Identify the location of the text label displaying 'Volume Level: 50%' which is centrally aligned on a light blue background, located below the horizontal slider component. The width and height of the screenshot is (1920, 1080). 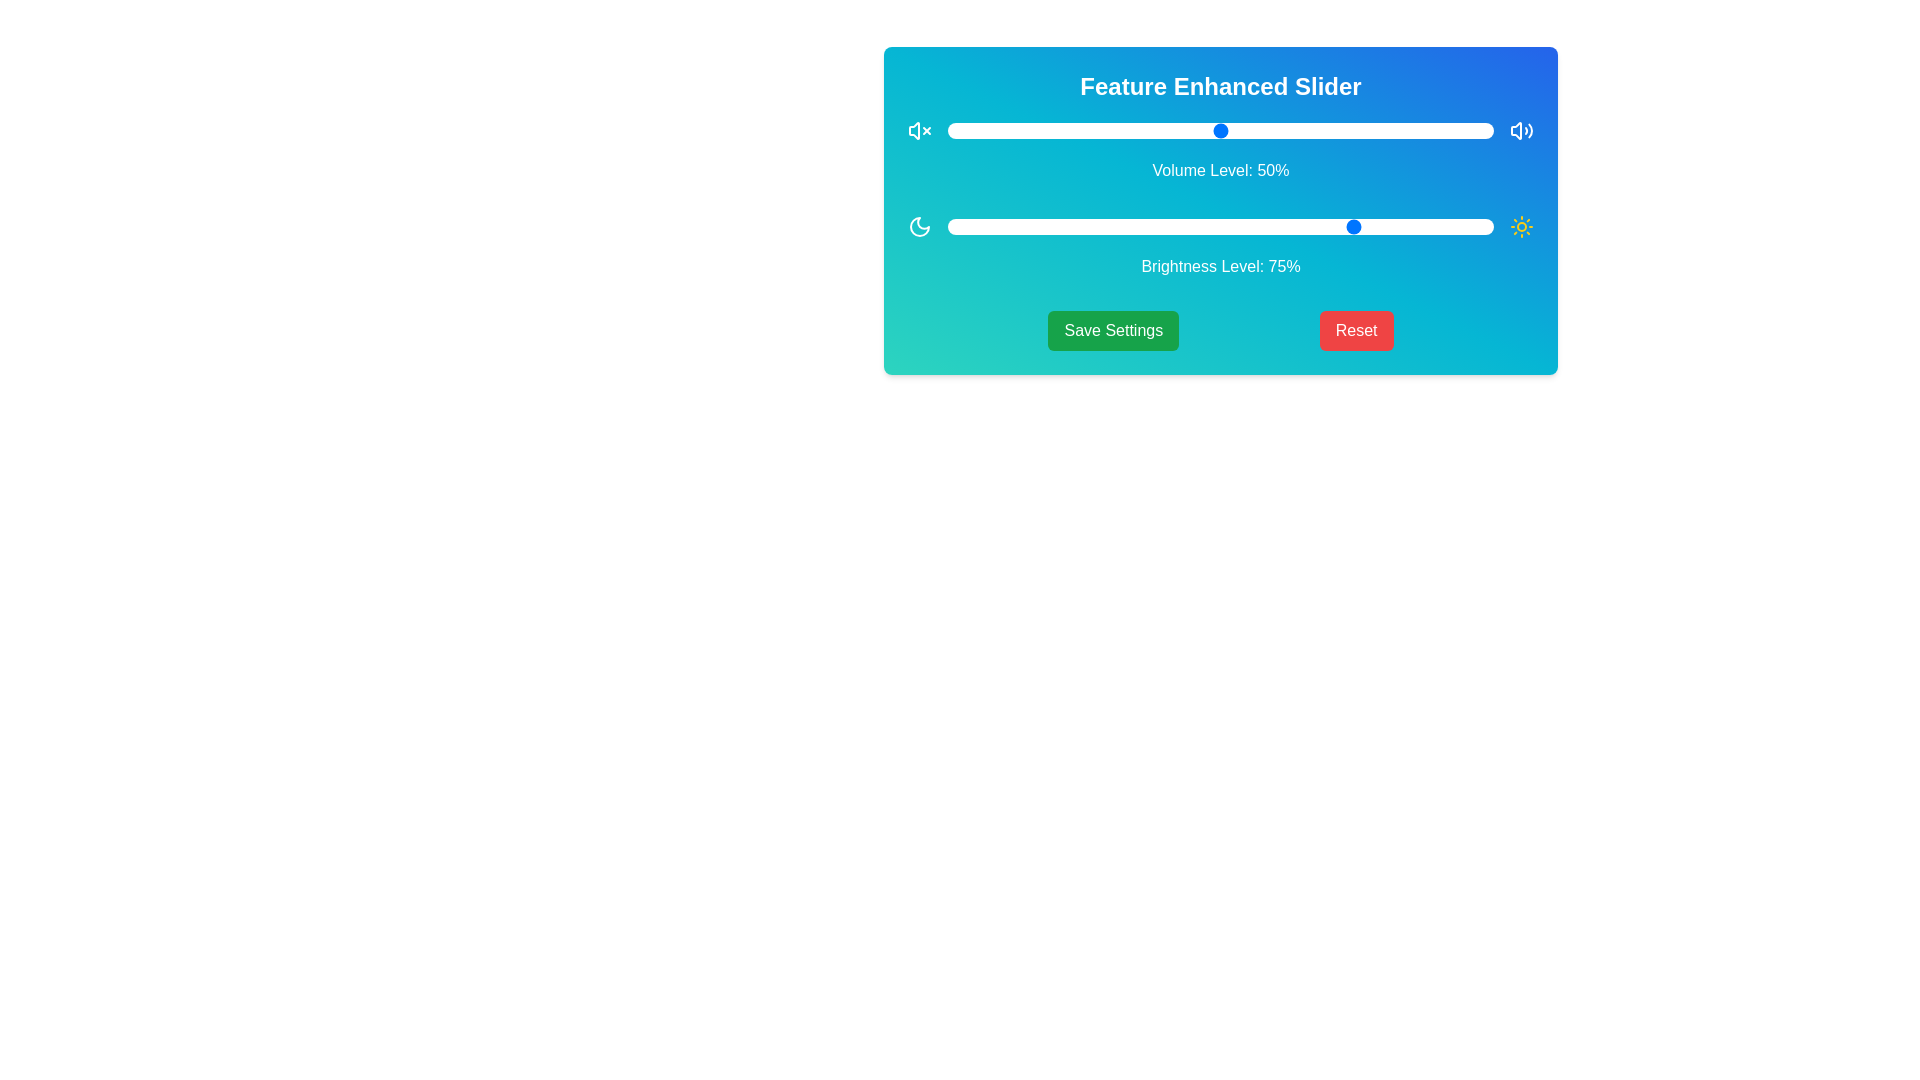
(1219, 169).